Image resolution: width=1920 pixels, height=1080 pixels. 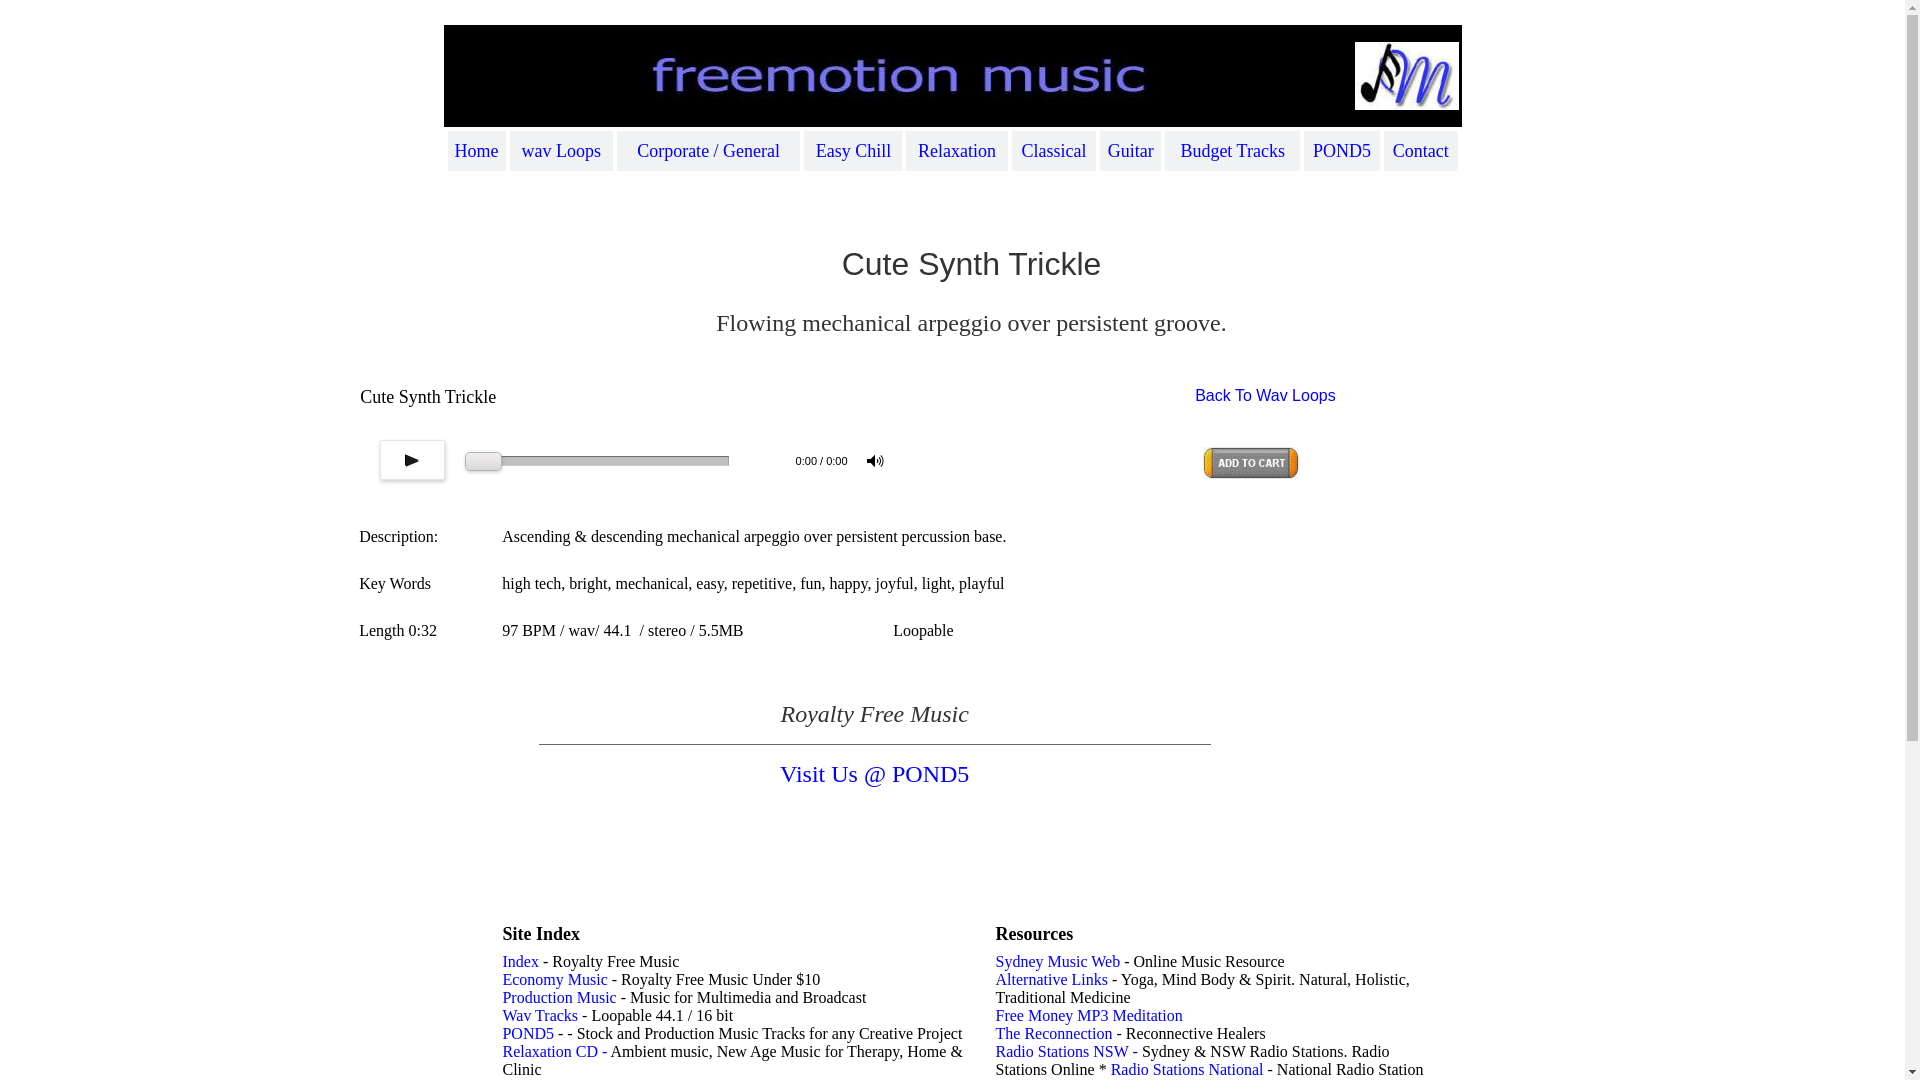 I want to click on 'Budget Tracks', so click(x=1231, y=149).